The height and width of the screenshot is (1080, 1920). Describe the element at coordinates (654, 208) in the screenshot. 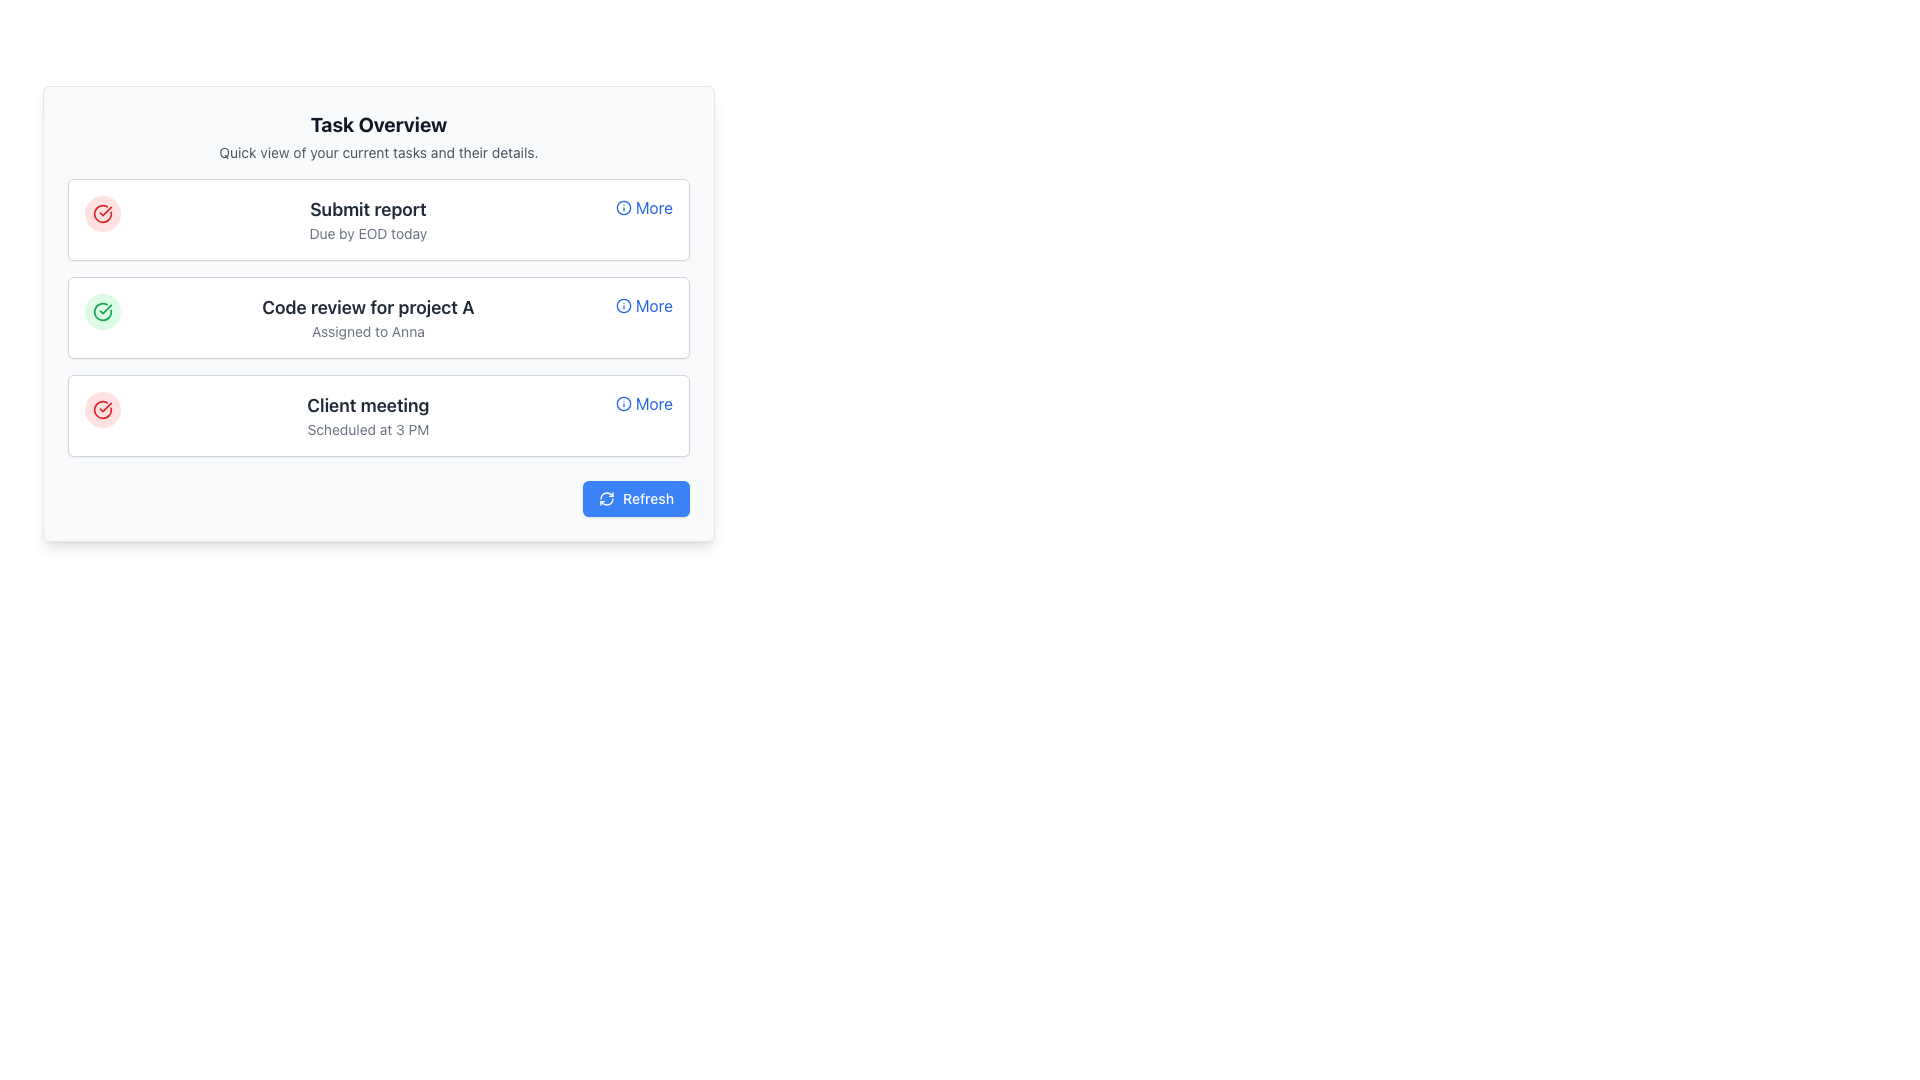

I see `the 'More' text link associated with the 'Submit report' task` at that location.